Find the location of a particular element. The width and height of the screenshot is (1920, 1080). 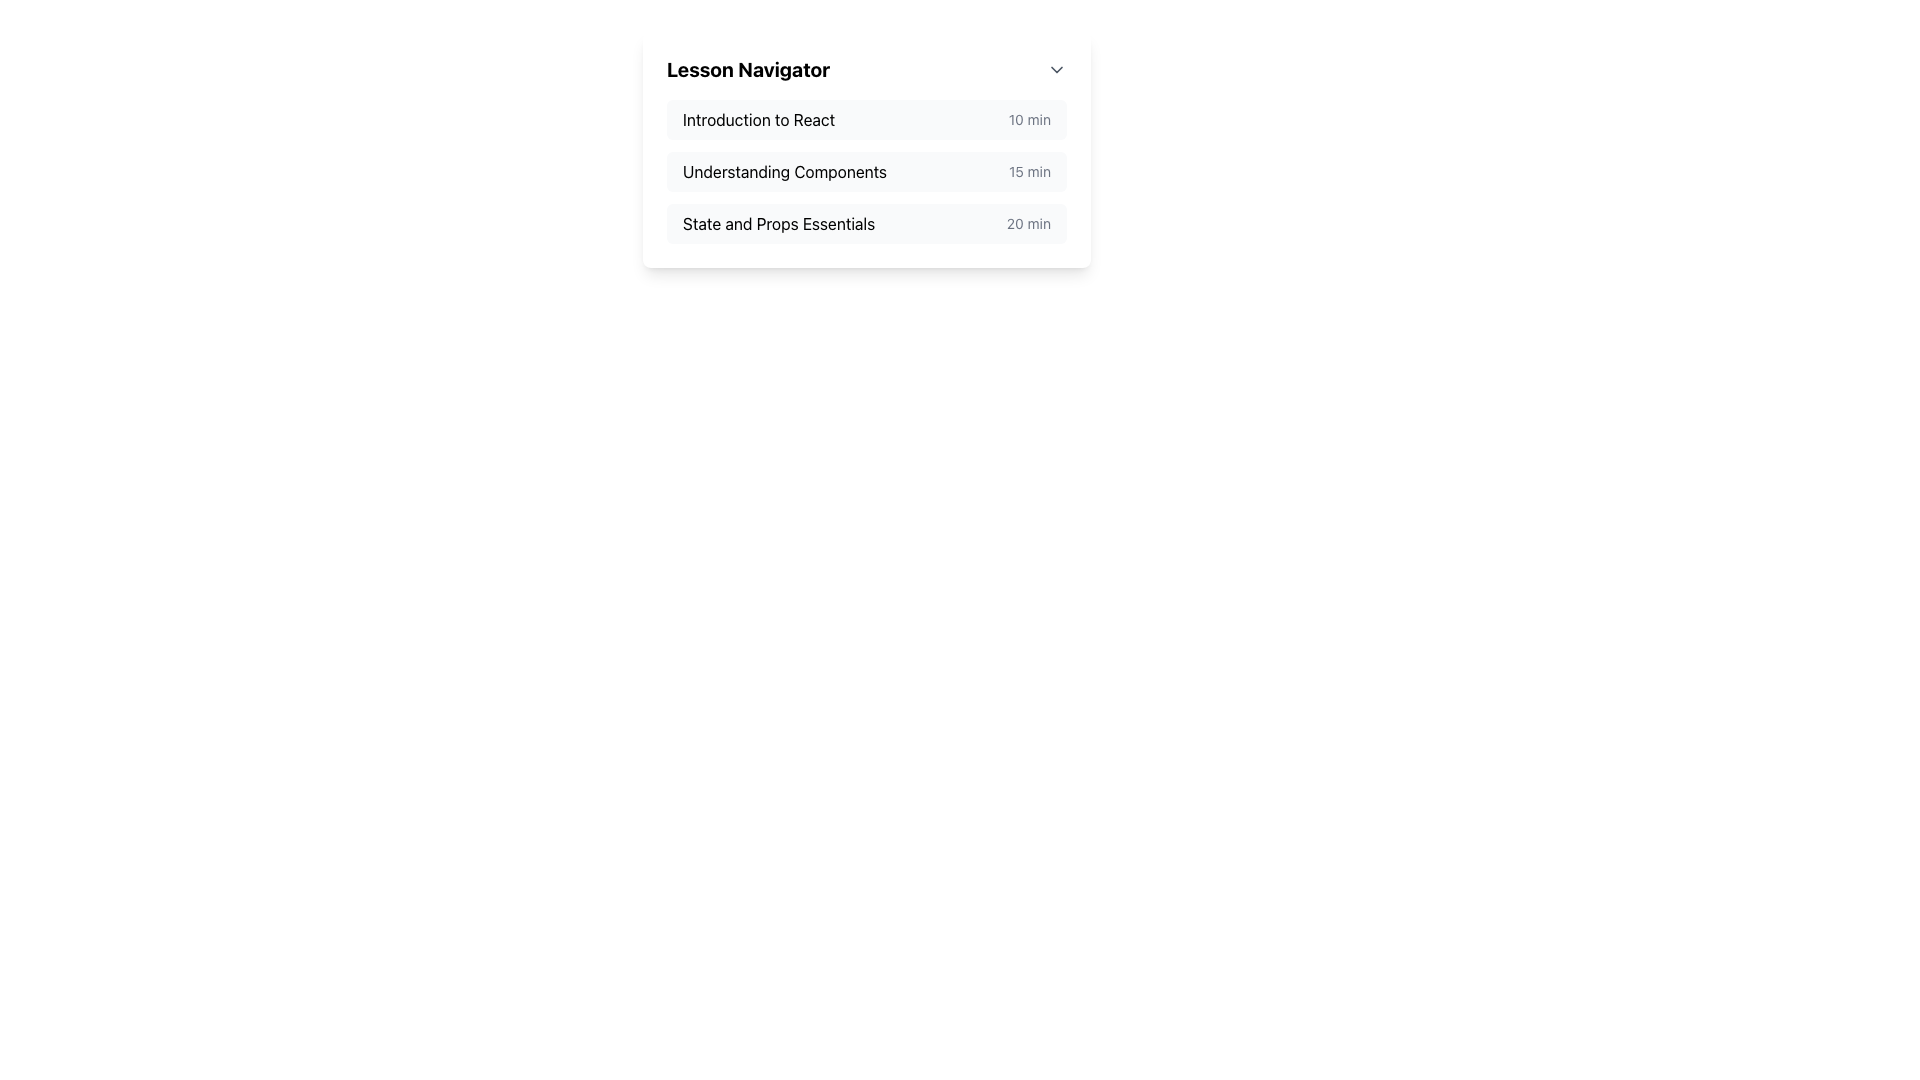

the first item in the lesson navigator list is located at coordinates (867, 119).